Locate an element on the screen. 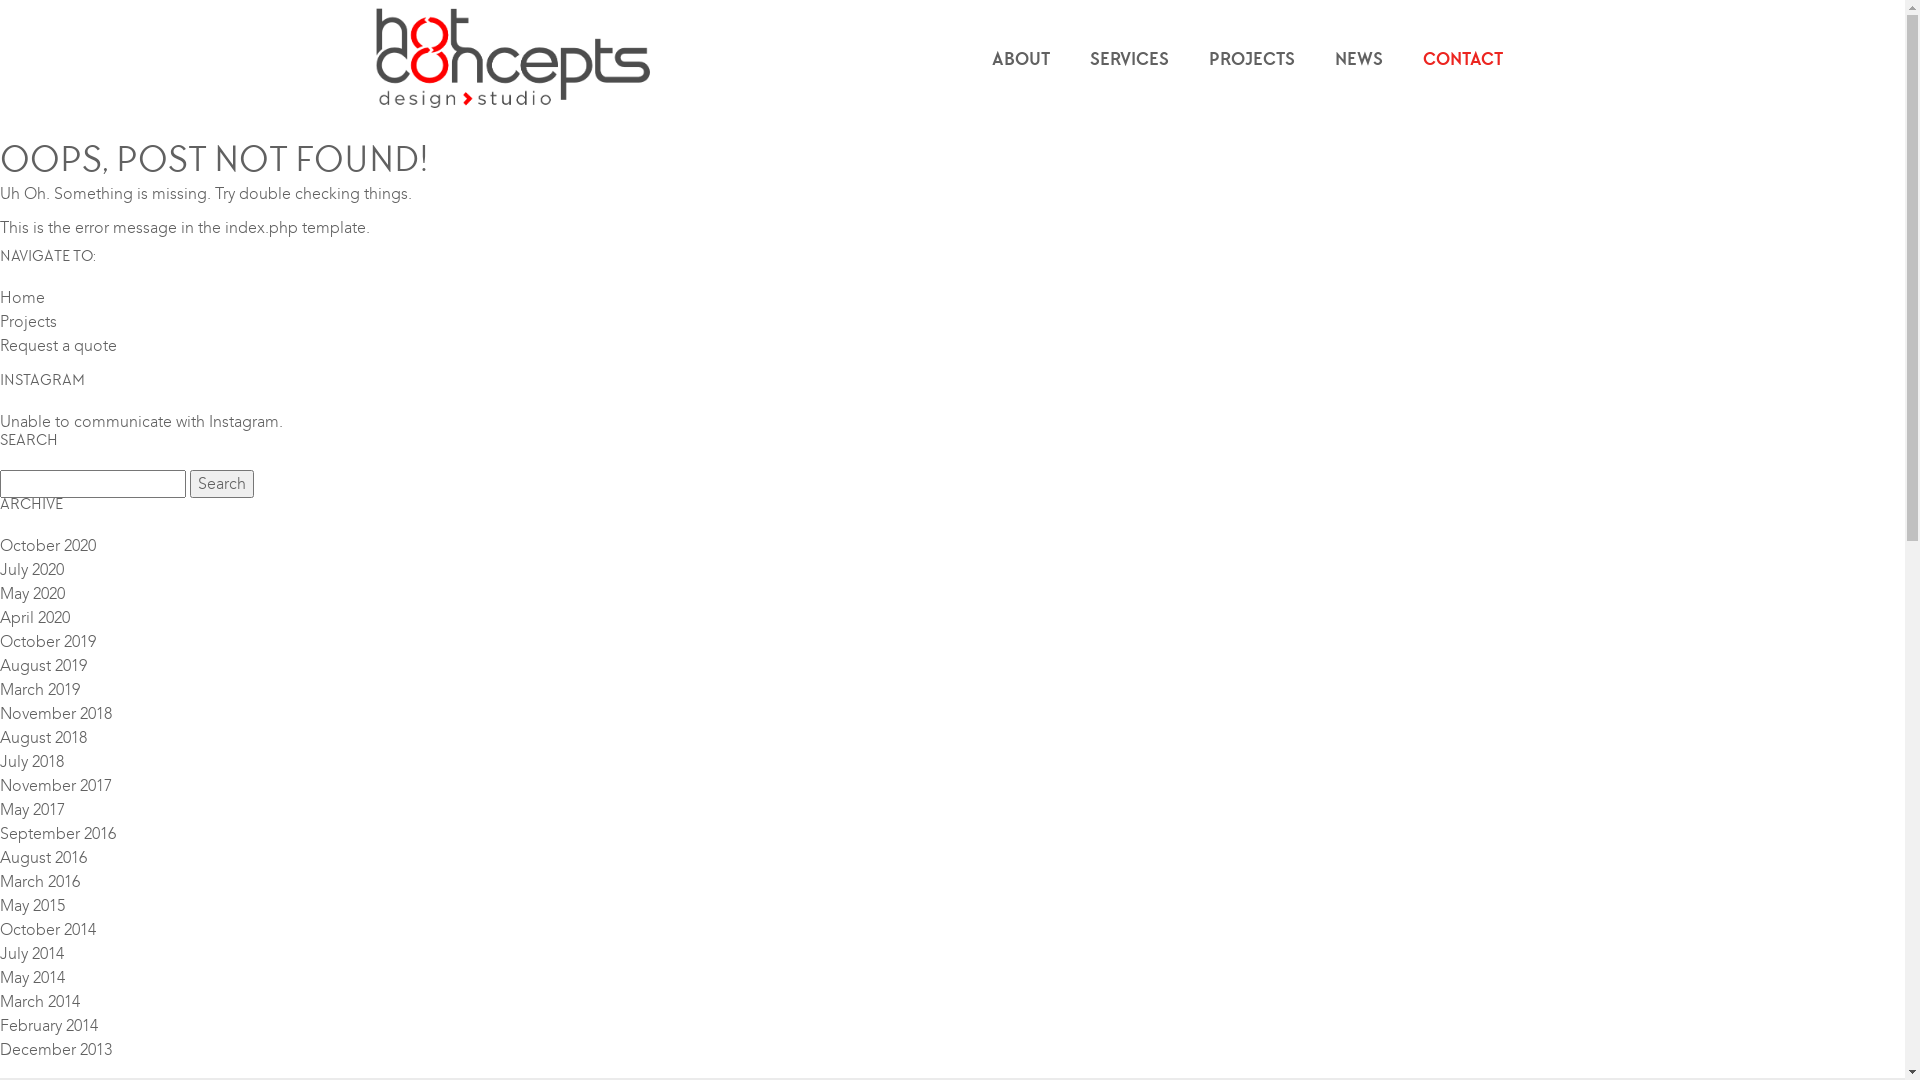  'Request a quote' is located at coordinates (58, 345).